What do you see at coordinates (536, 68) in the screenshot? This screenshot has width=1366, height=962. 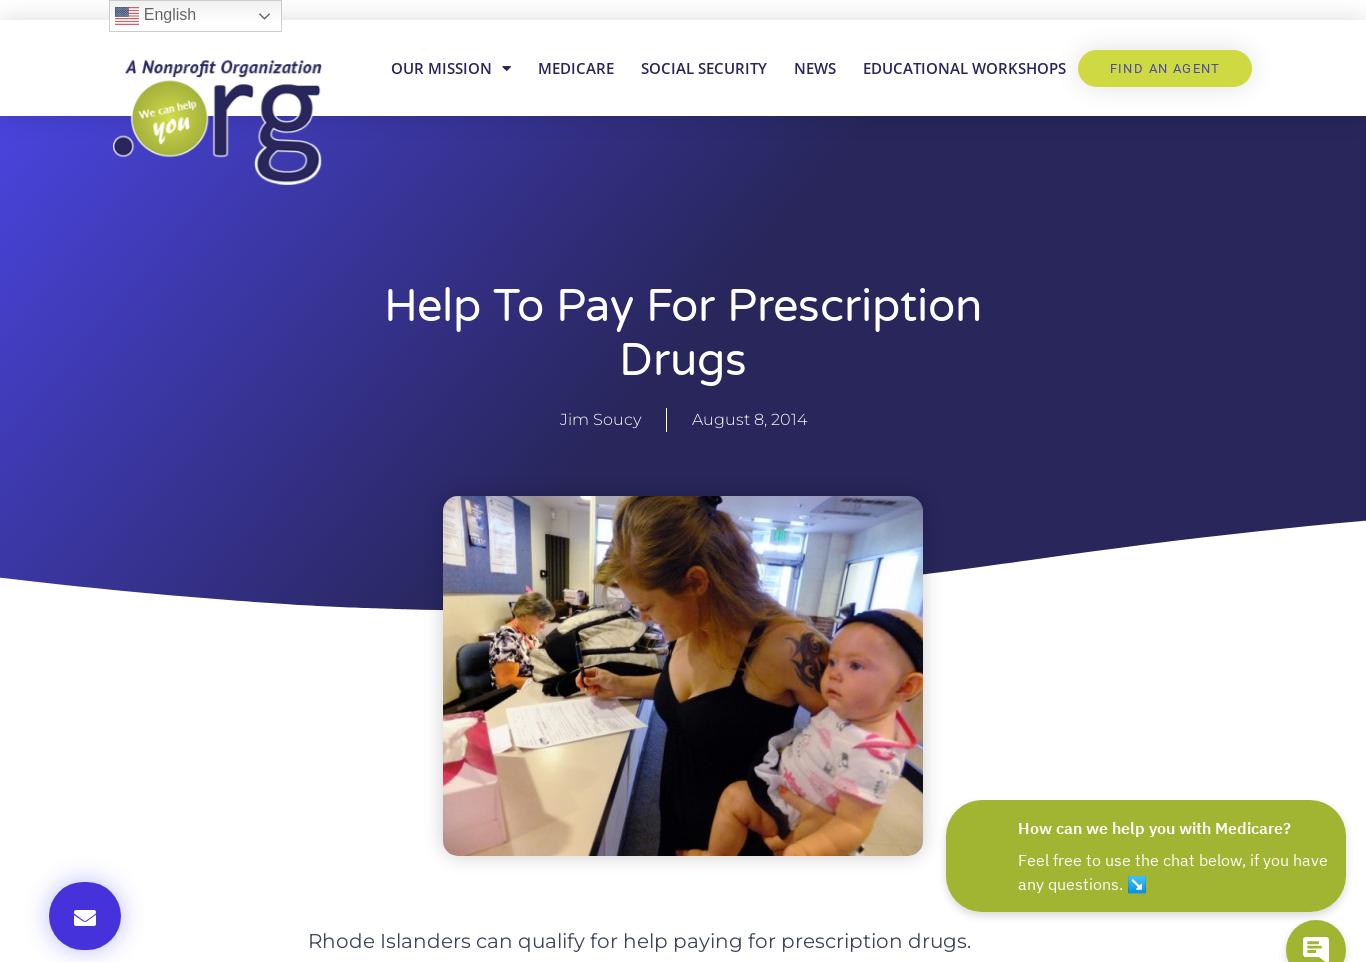 I see `'Medicare'` at bounding box center [536, 68].